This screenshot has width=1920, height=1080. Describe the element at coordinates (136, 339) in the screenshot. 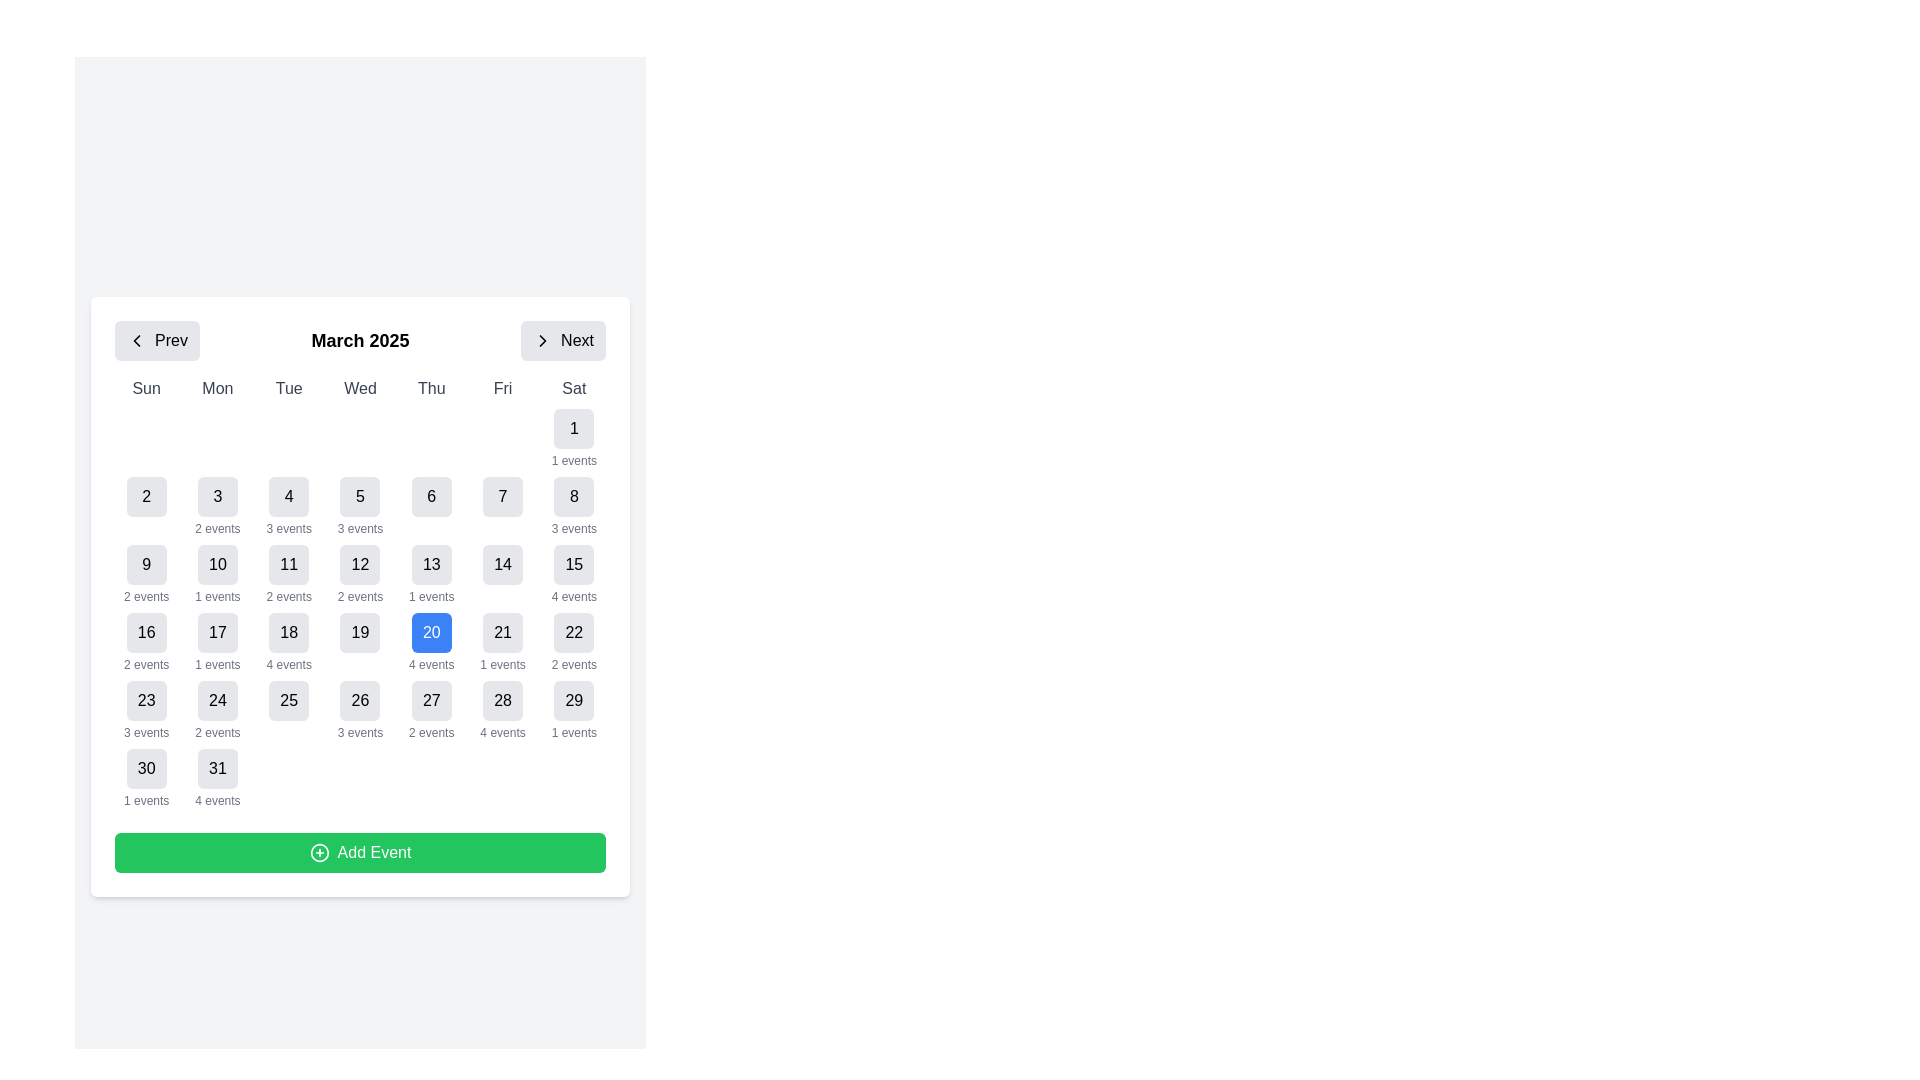

I see `the leftward-pointing chevron arrow inside the 'Prev' button in the top-left area of the calendar interface` at that location.